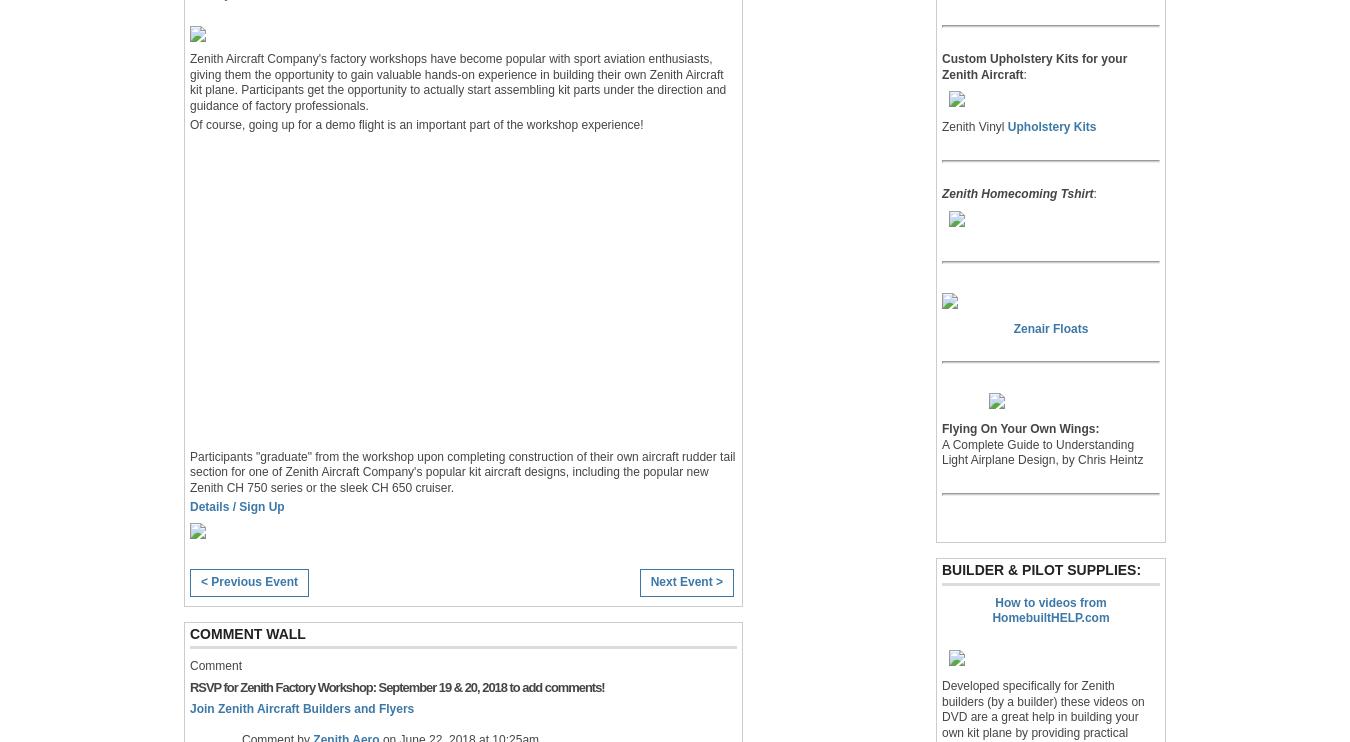  Describe the element at coordinates (461, 471) in the screenshot. I see `'Participants "graduate" from the workshop upon completing construction of their own aircraft rudder tail section for one of Zenith Aircraft Company's popular kit aircraft designs, including the popular new Zenith CH 750 series or the sleek CH 650 cruiser.'` at that location.